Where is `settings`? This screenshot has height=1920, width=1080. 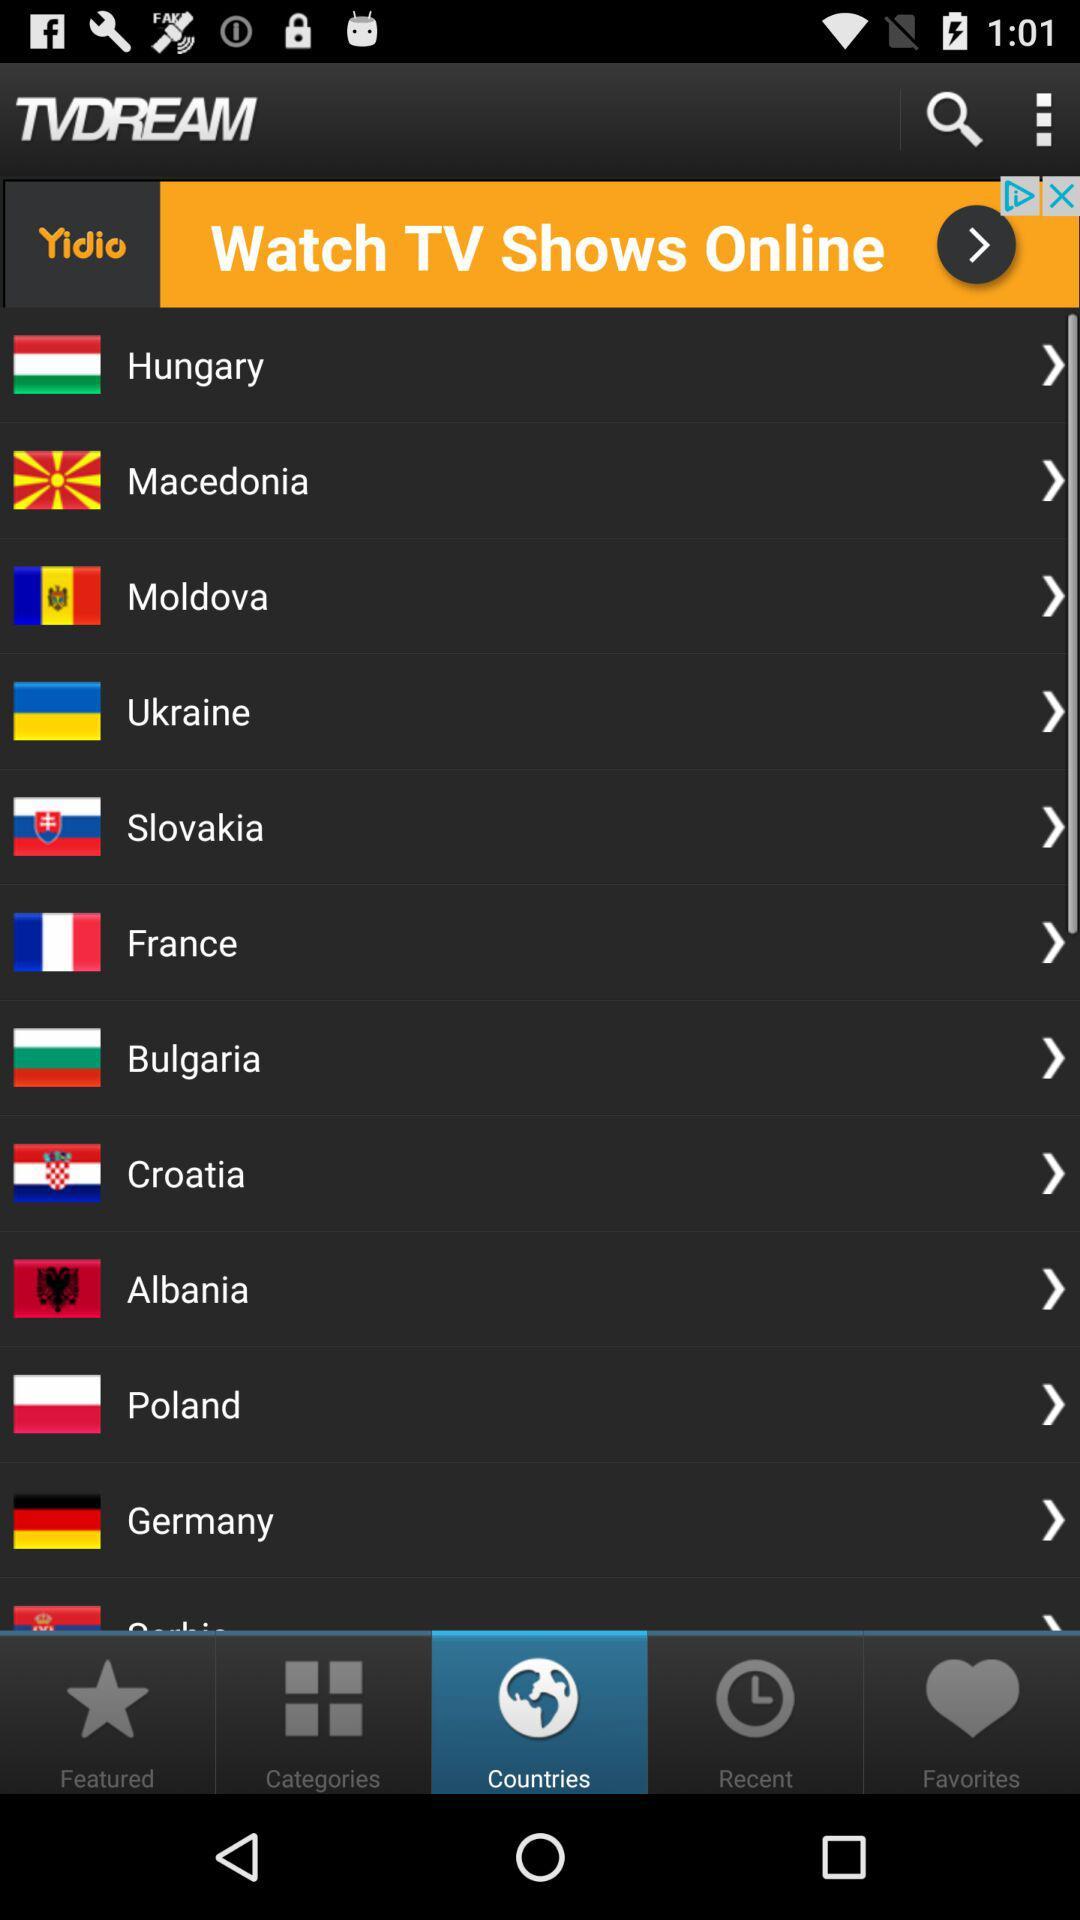 settings is located at coordinates (1042, 118).